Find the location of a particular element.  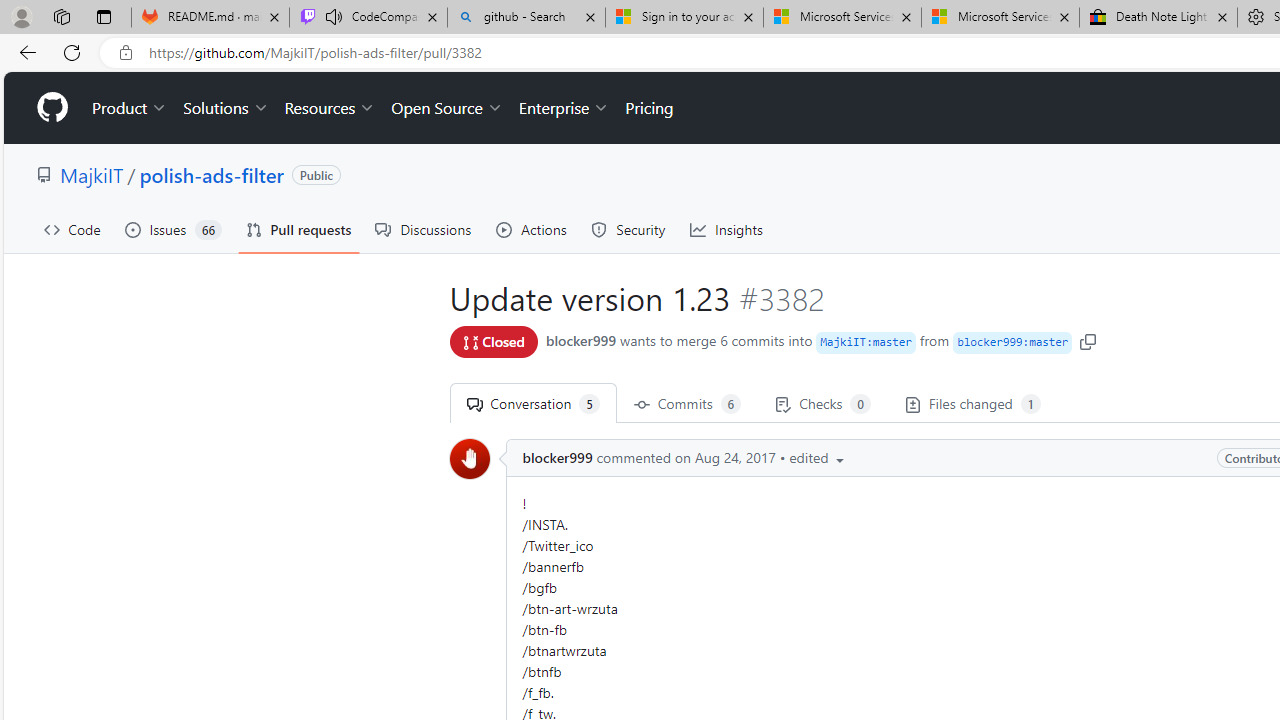

'github - Search' is located at coordinates (526, 17).